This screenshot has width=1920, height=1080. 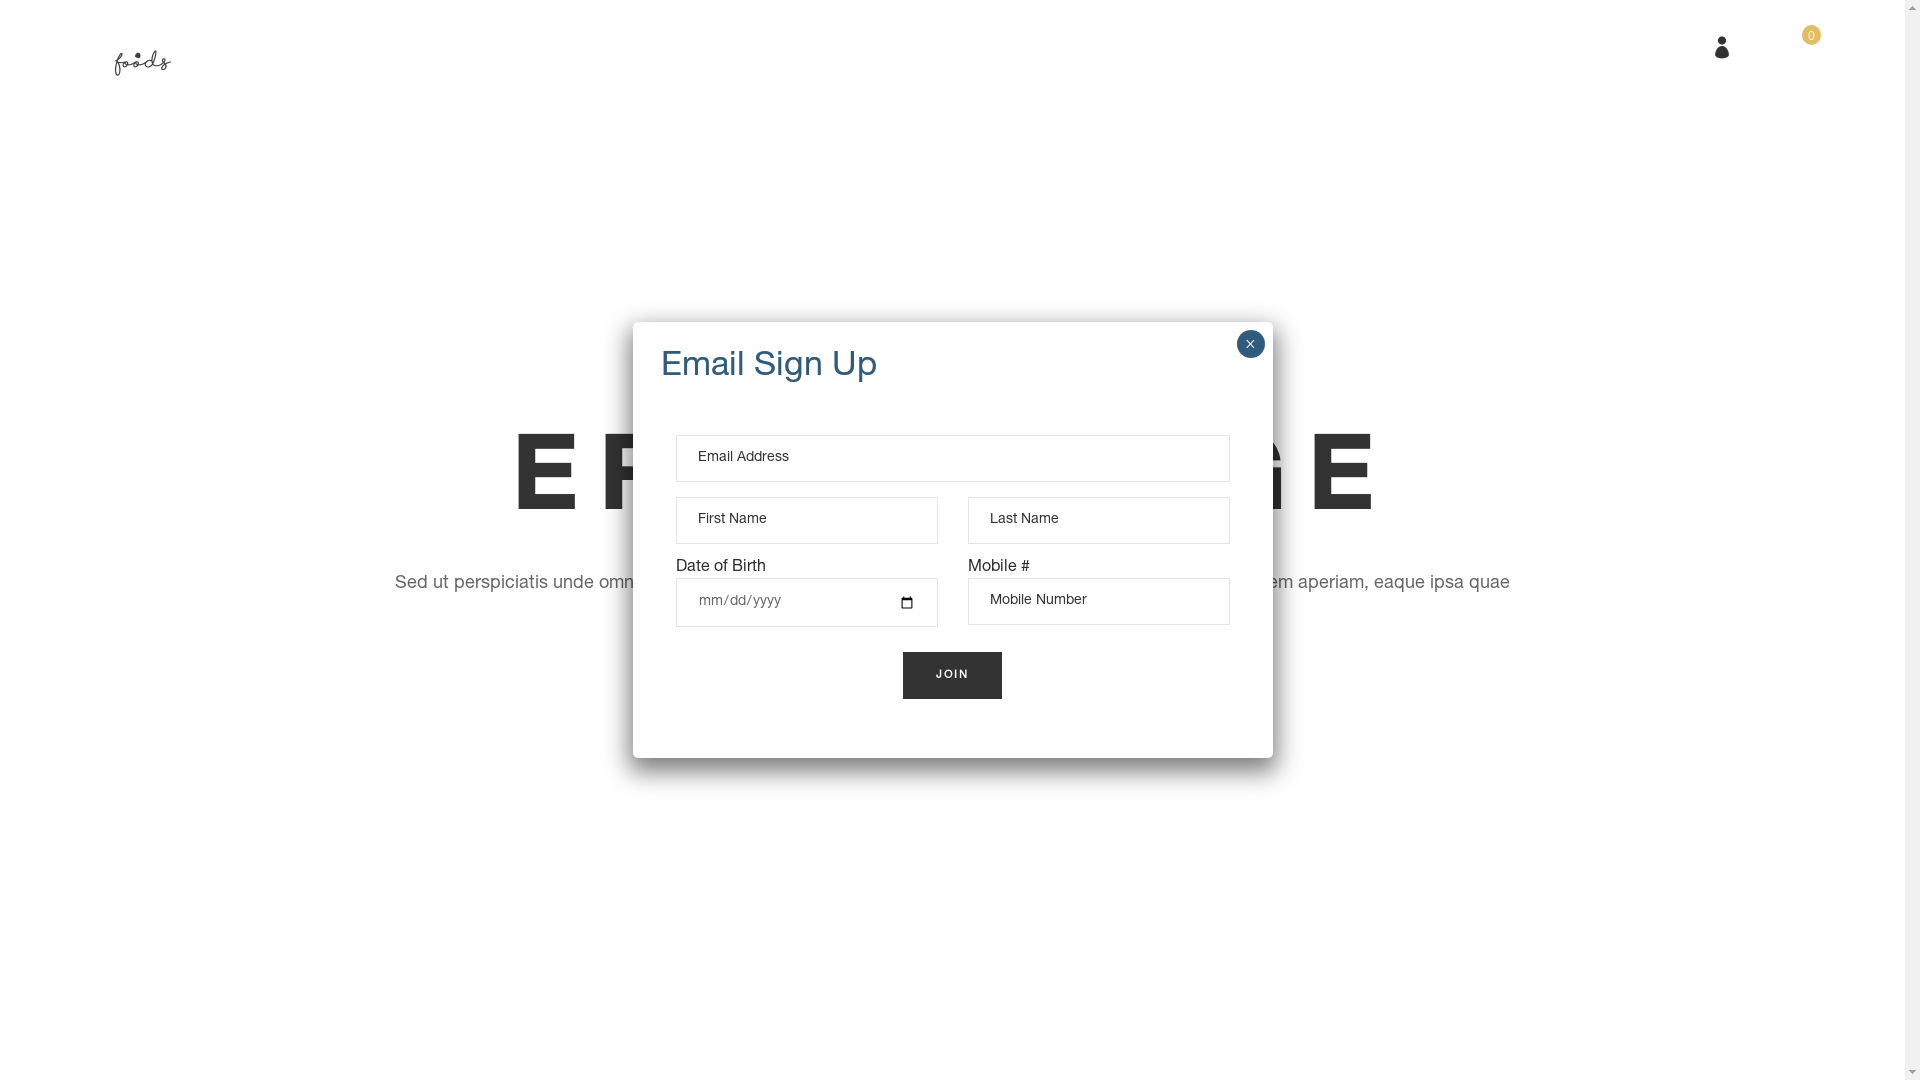 What do you see at coordinates (952, 675) in the screenshot?
I see `'Join'` at bounding box center [952, 675].